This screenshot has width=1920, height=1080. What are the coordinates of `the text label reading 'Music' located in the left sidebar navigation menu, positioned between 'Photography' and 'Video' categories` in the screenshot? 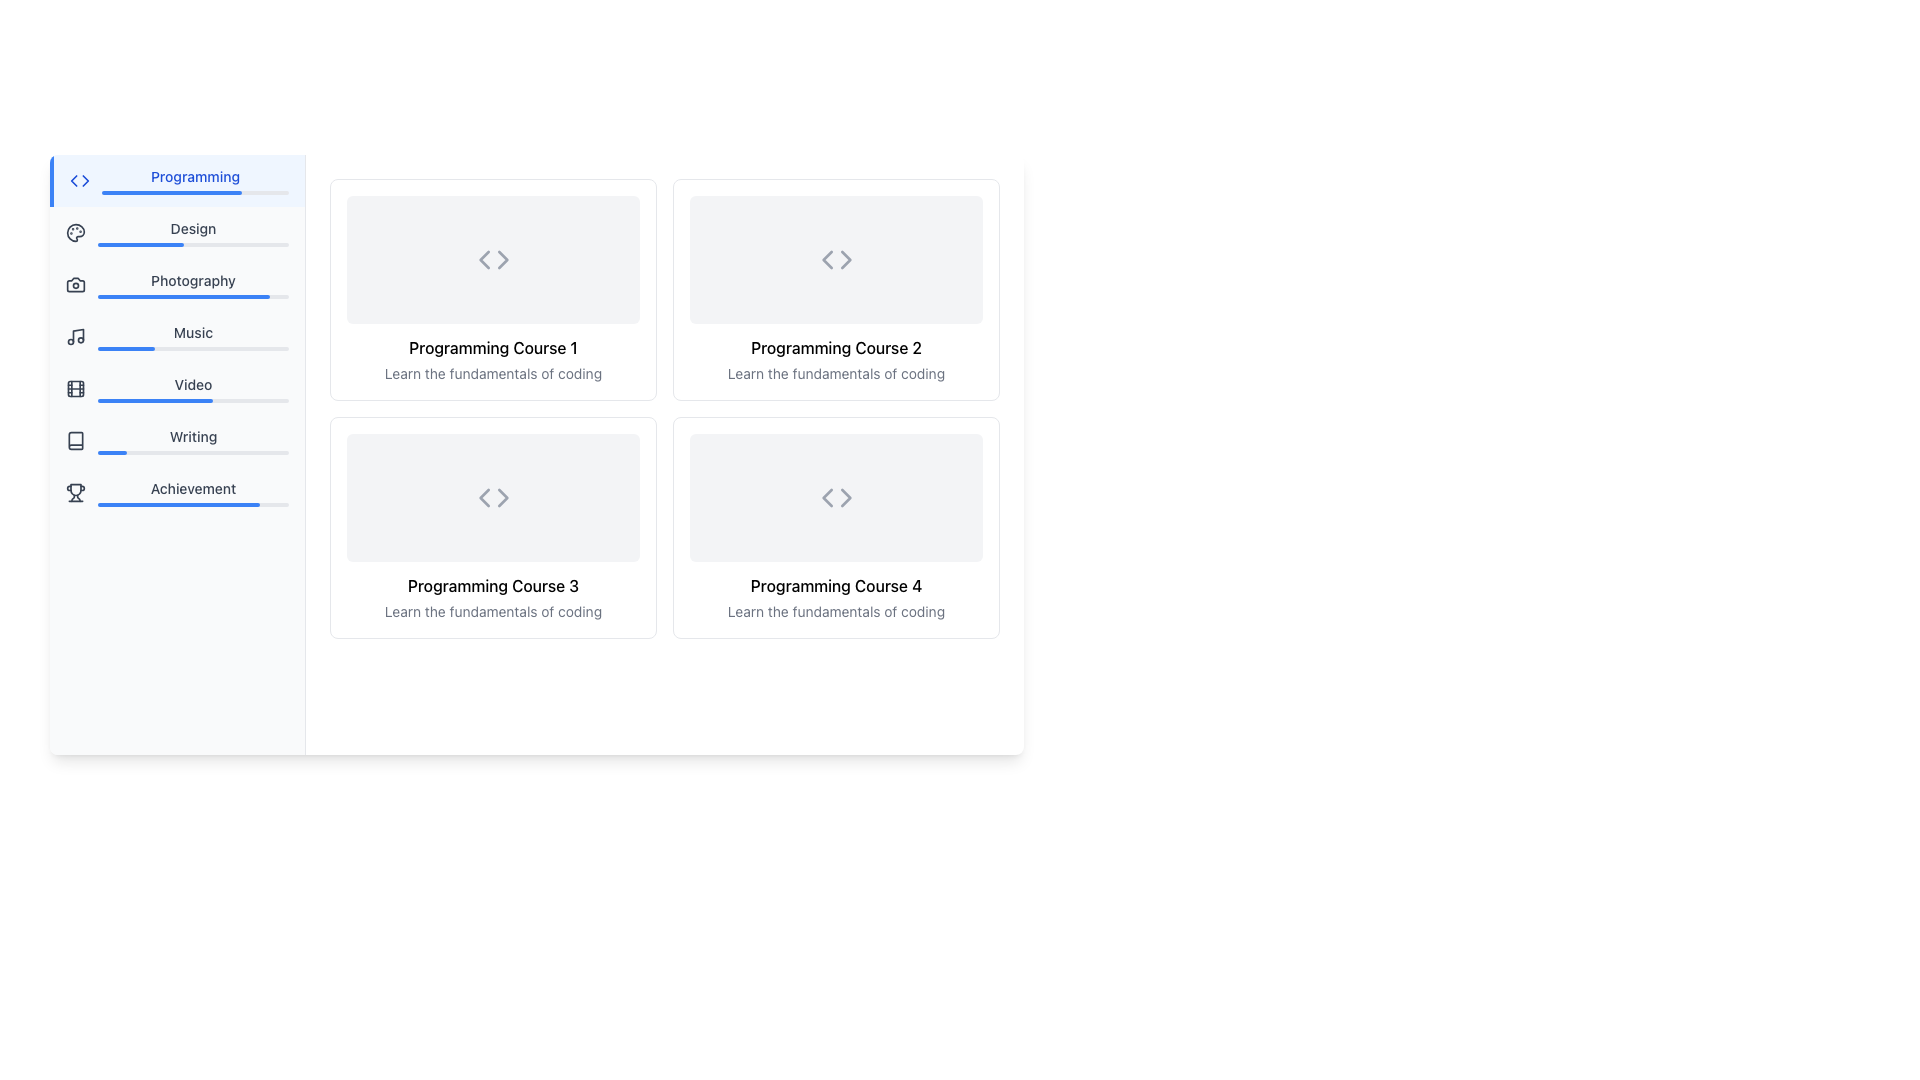 It's located at (193, 331).